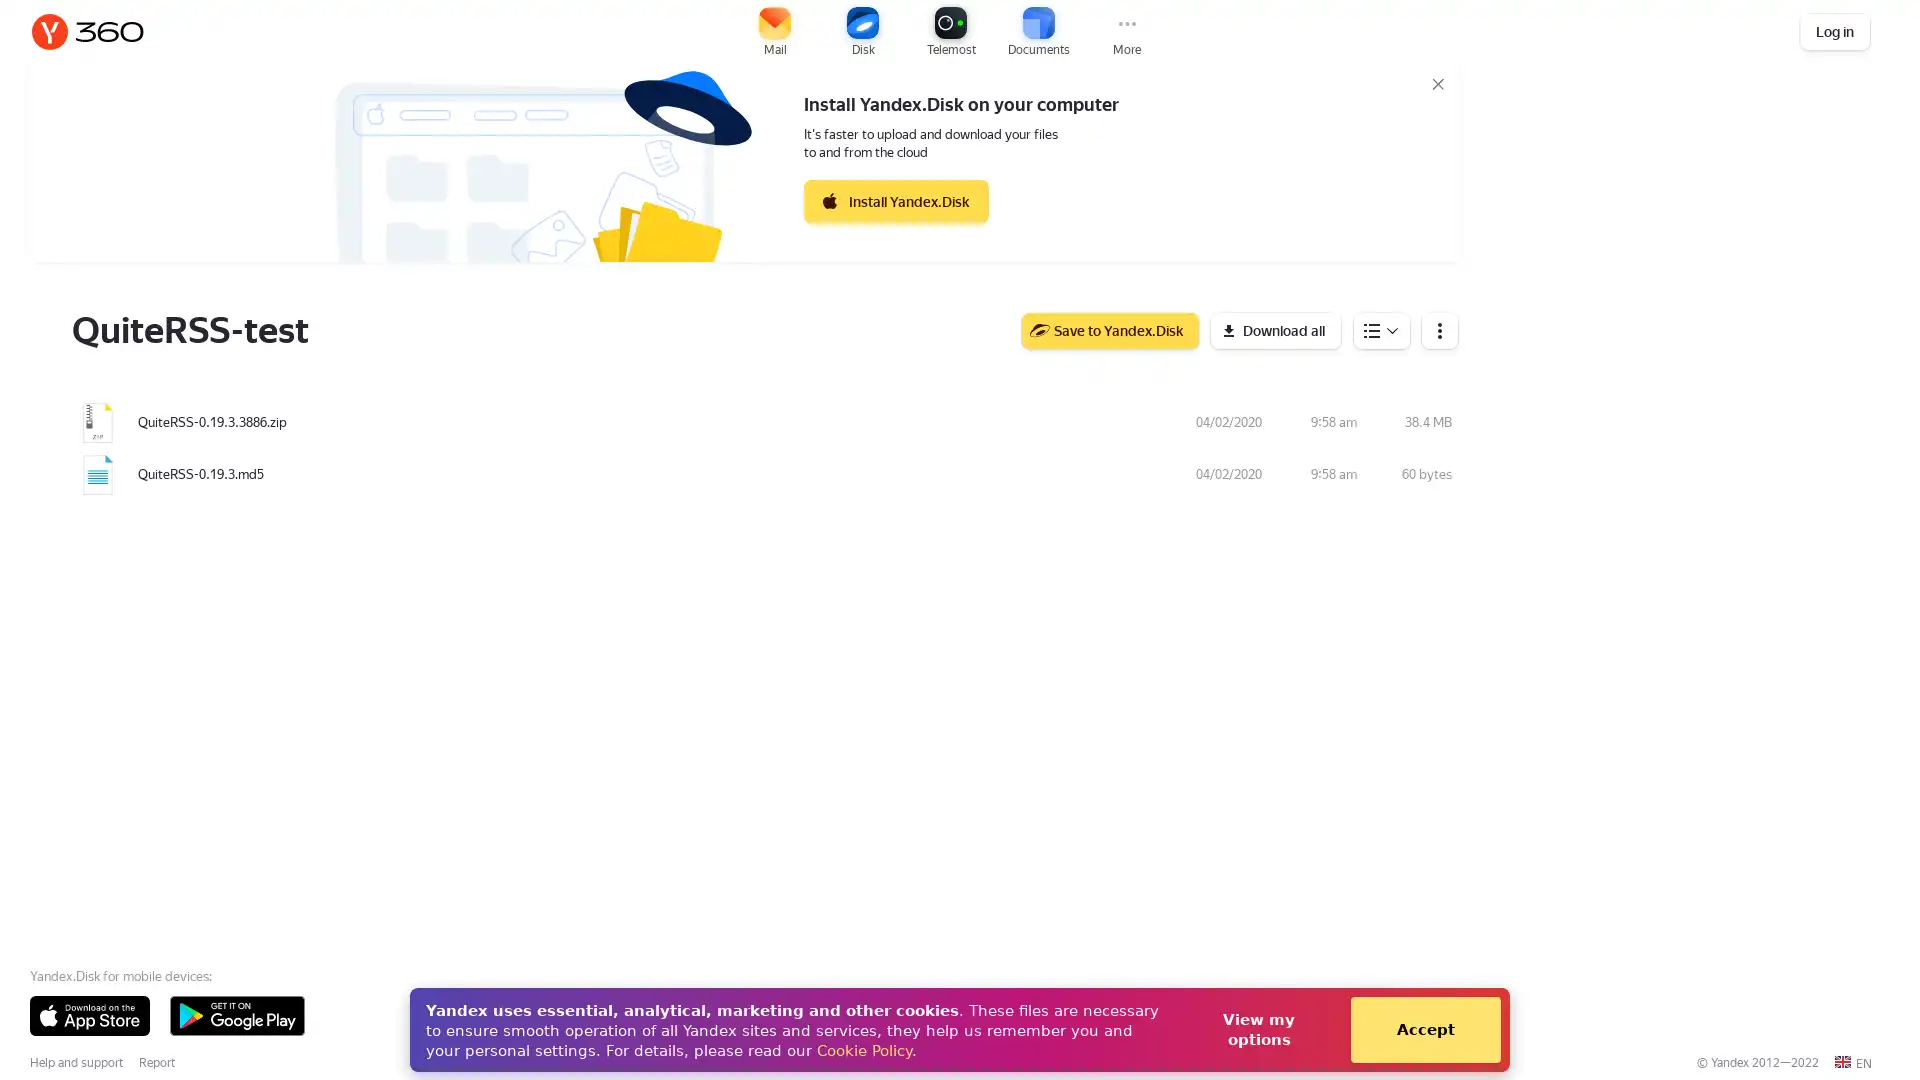  What do you see at coordinates (1127, 31) in the screenshot?
I see `More` at bounding box center [1127, 31].